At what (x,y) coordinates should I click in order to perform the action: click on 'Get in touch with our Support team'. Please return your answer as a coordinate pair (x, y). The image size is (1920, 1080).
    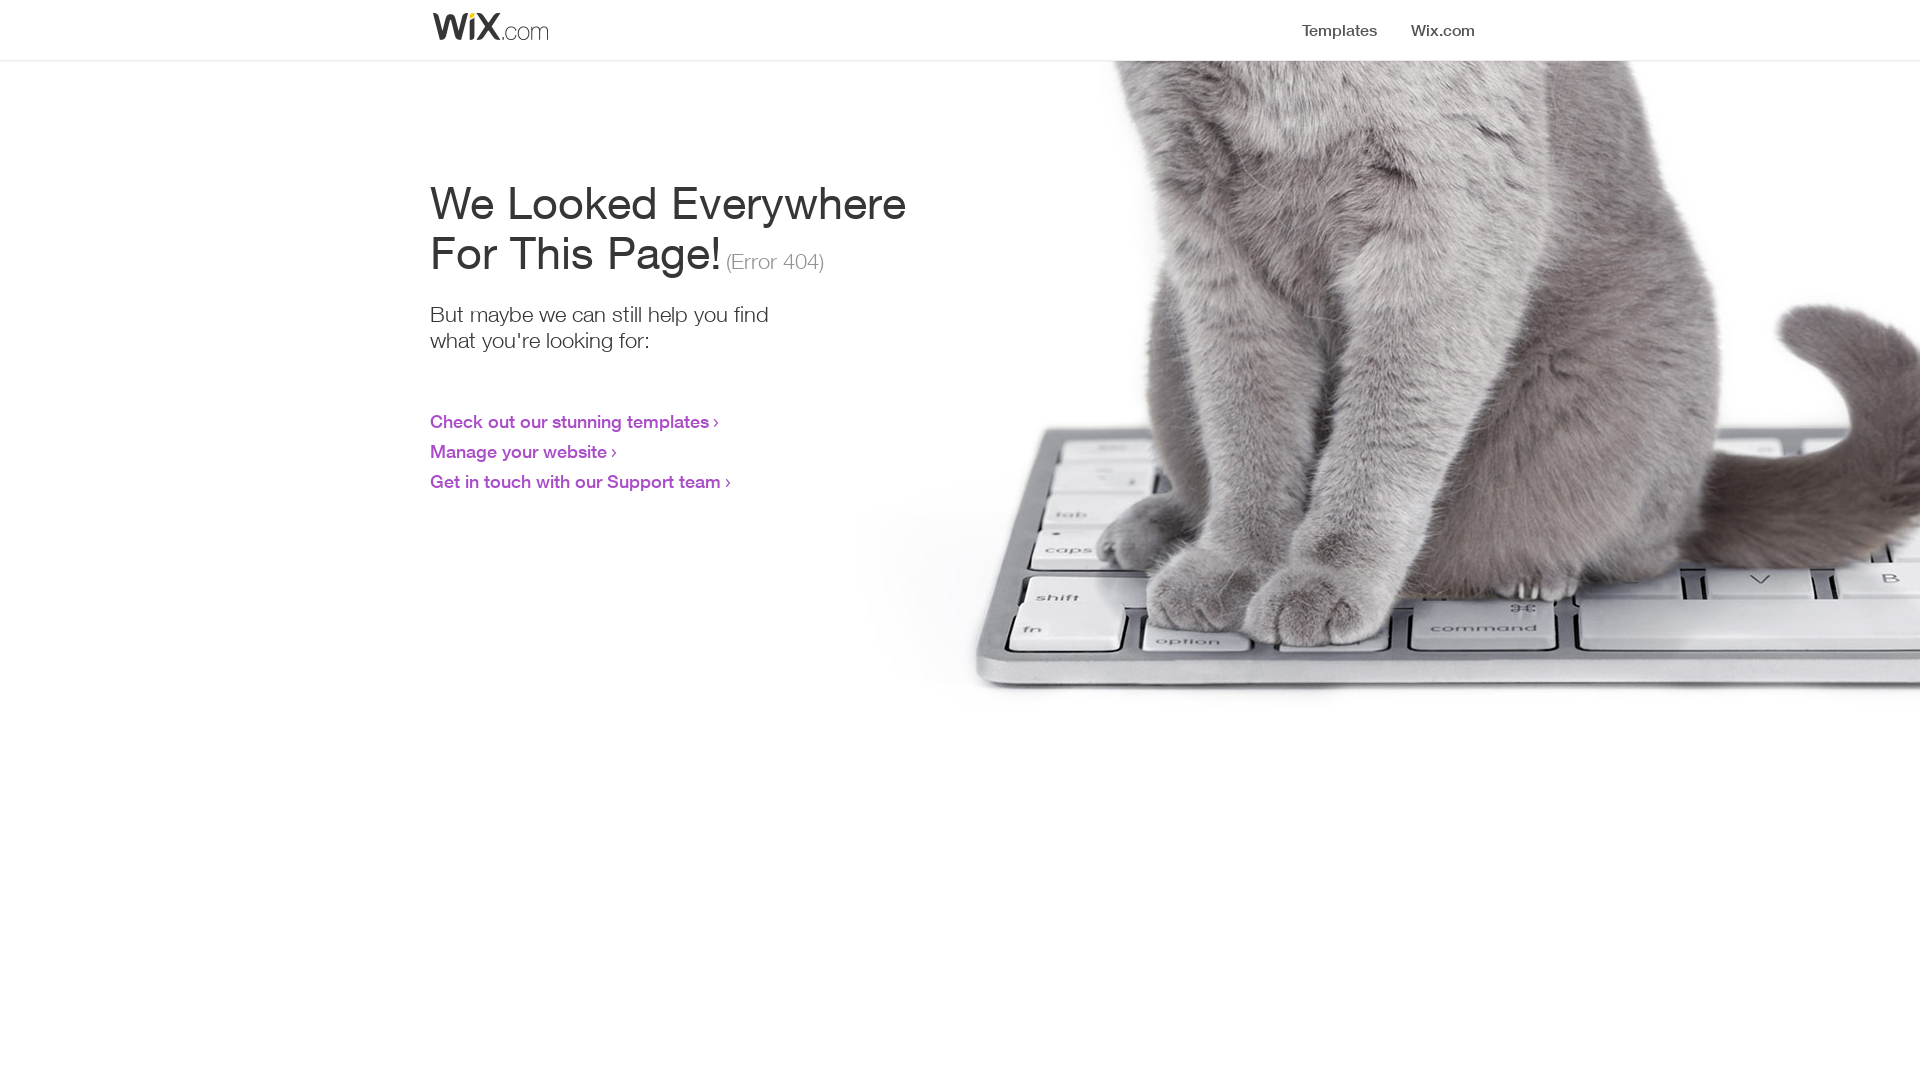
    Looking at the image, I should click on (574, 481).